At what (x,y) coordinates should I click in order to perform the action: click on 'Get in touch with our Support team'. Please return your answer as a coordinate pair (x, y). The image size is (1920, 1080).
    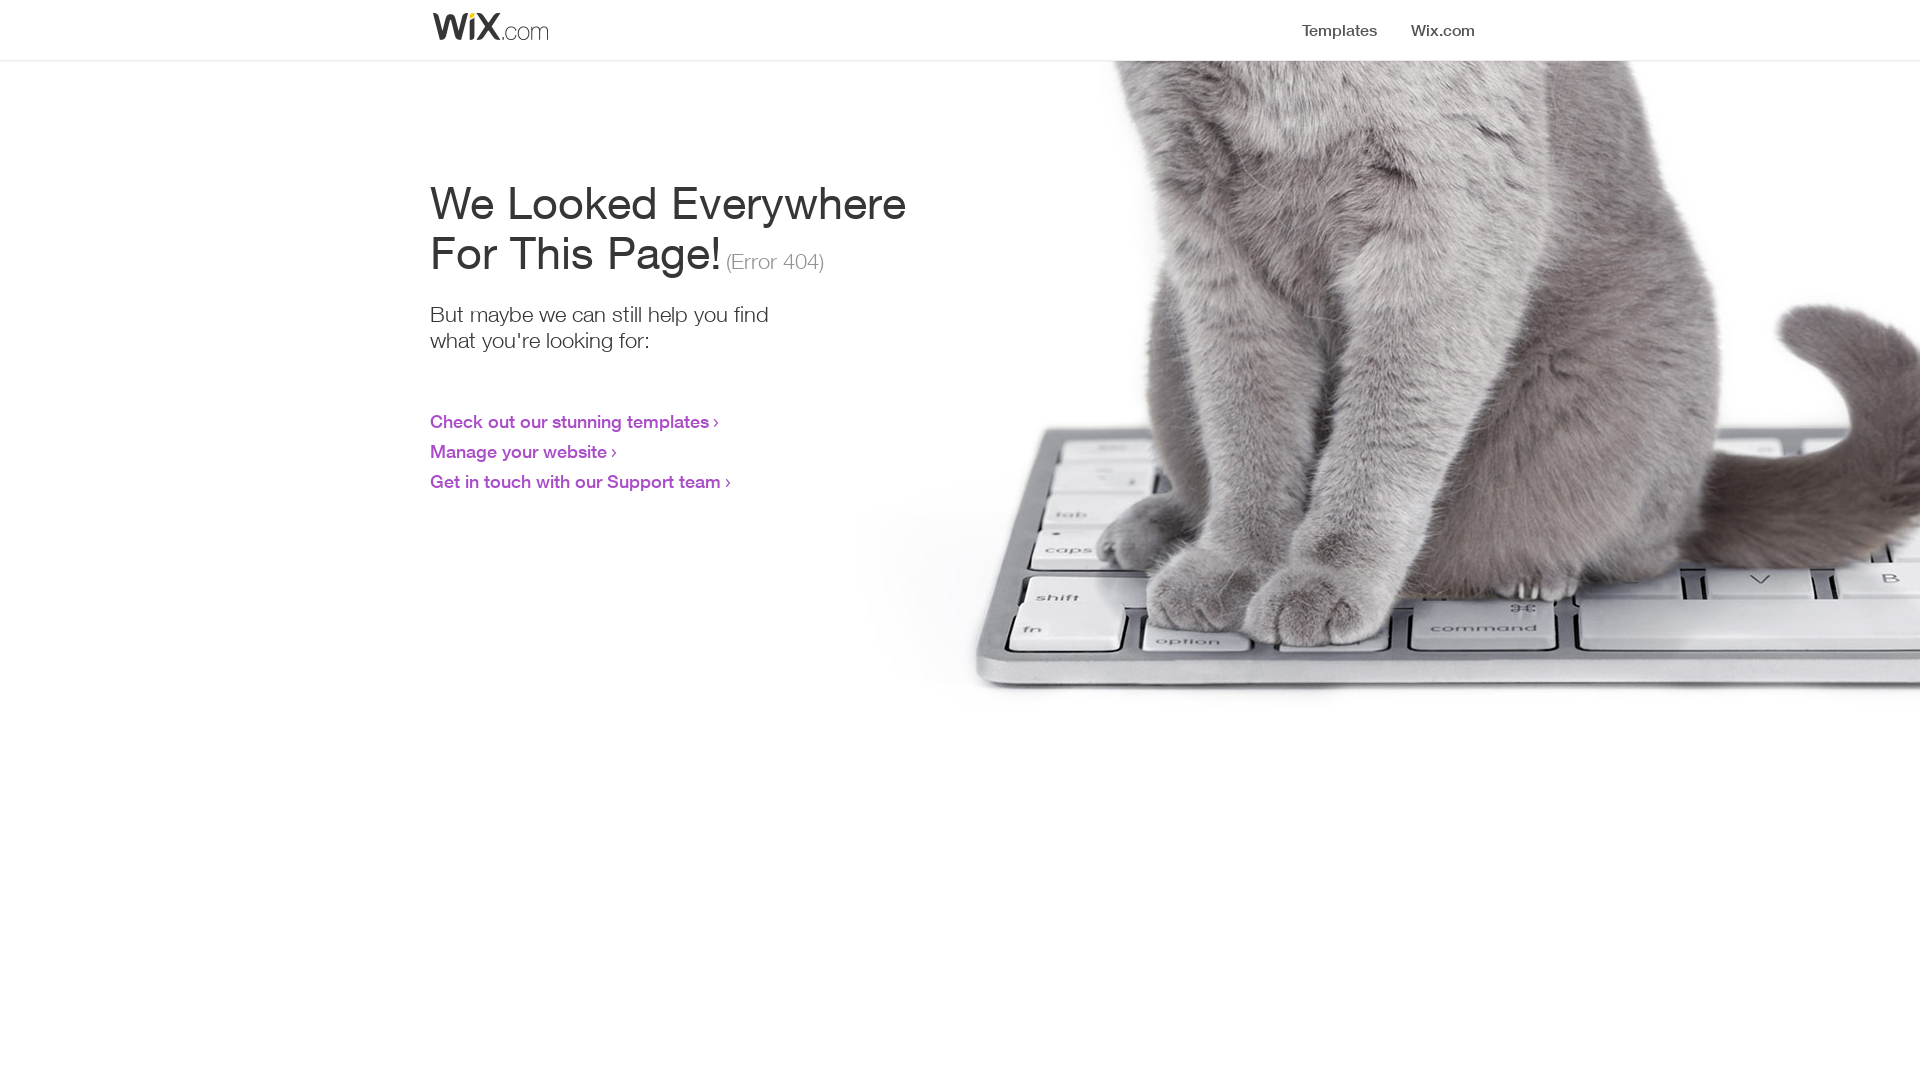
    Looking at the image, I should click on (574, 481).